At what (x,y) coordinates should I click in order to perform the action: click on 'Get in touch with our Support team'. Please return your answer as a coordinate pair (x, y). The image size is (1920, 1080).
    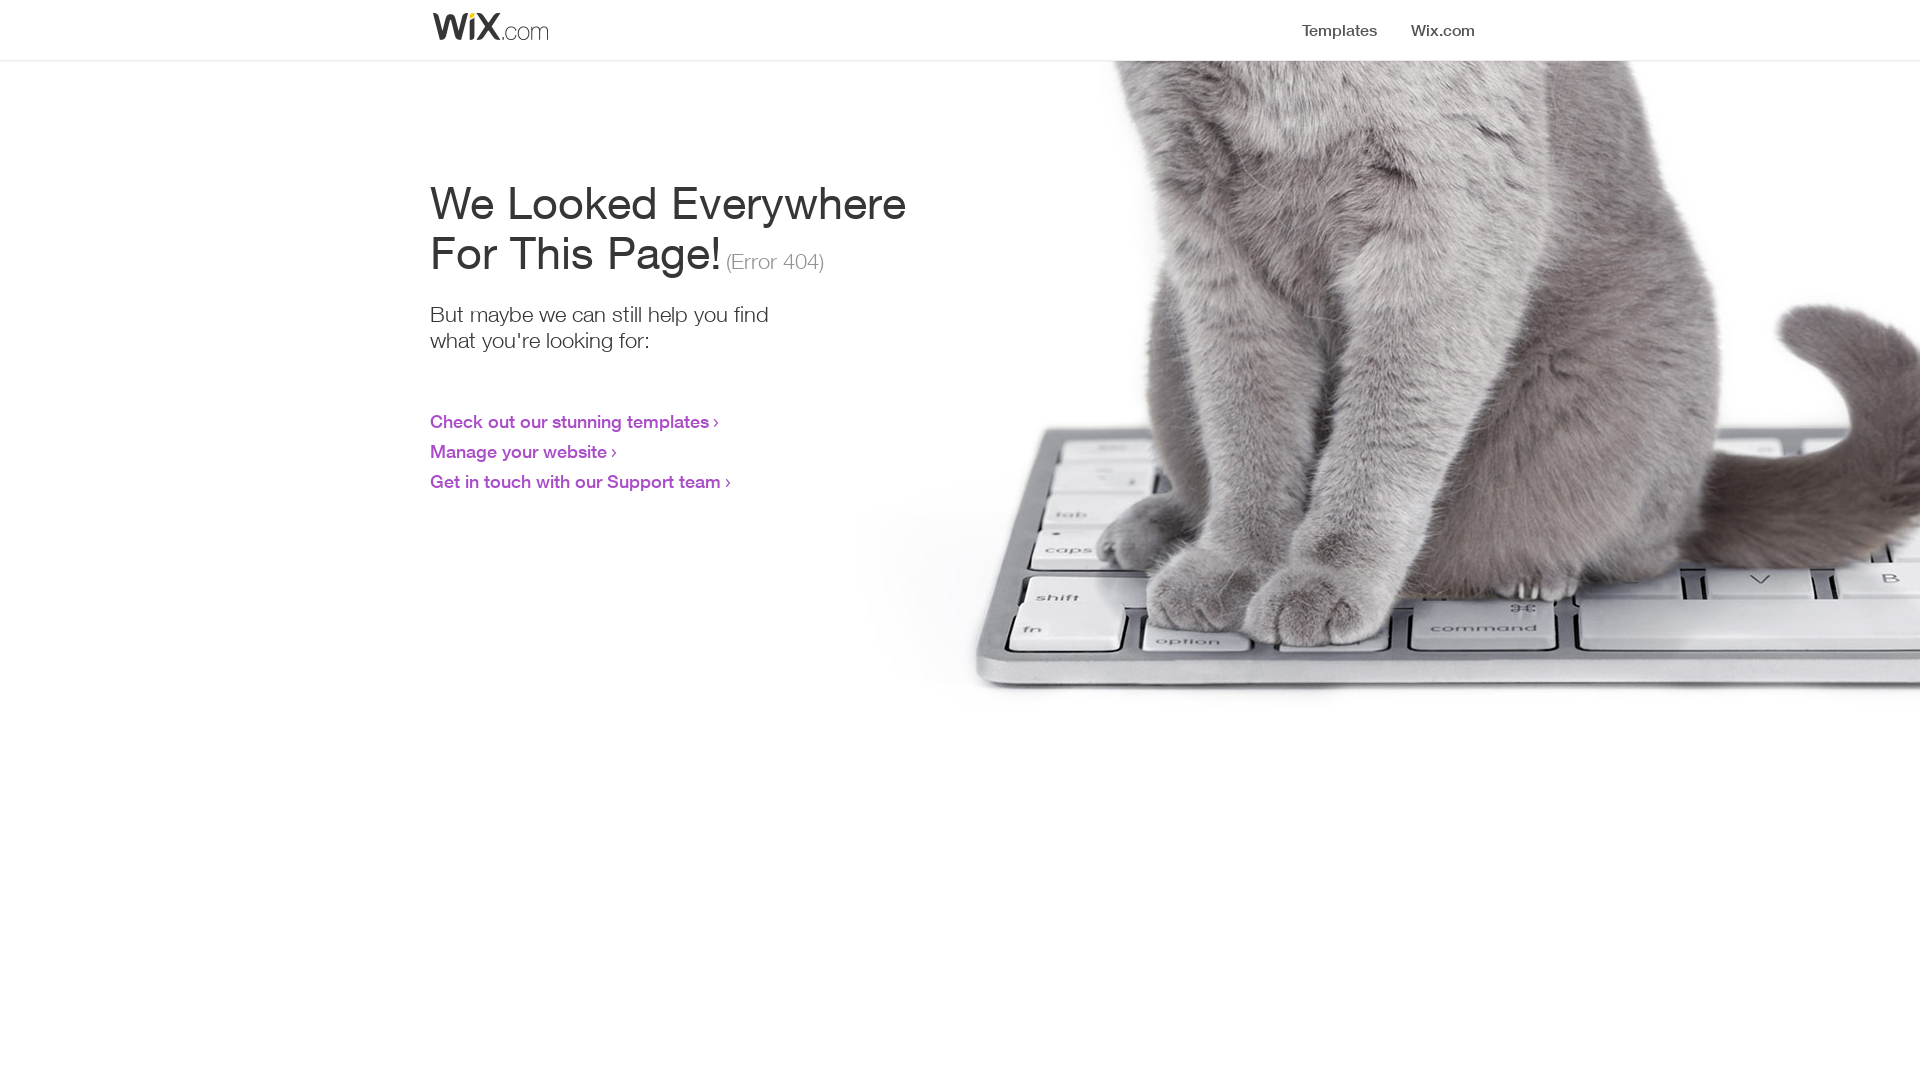
    Looking at the image, I should click on (574, 481).